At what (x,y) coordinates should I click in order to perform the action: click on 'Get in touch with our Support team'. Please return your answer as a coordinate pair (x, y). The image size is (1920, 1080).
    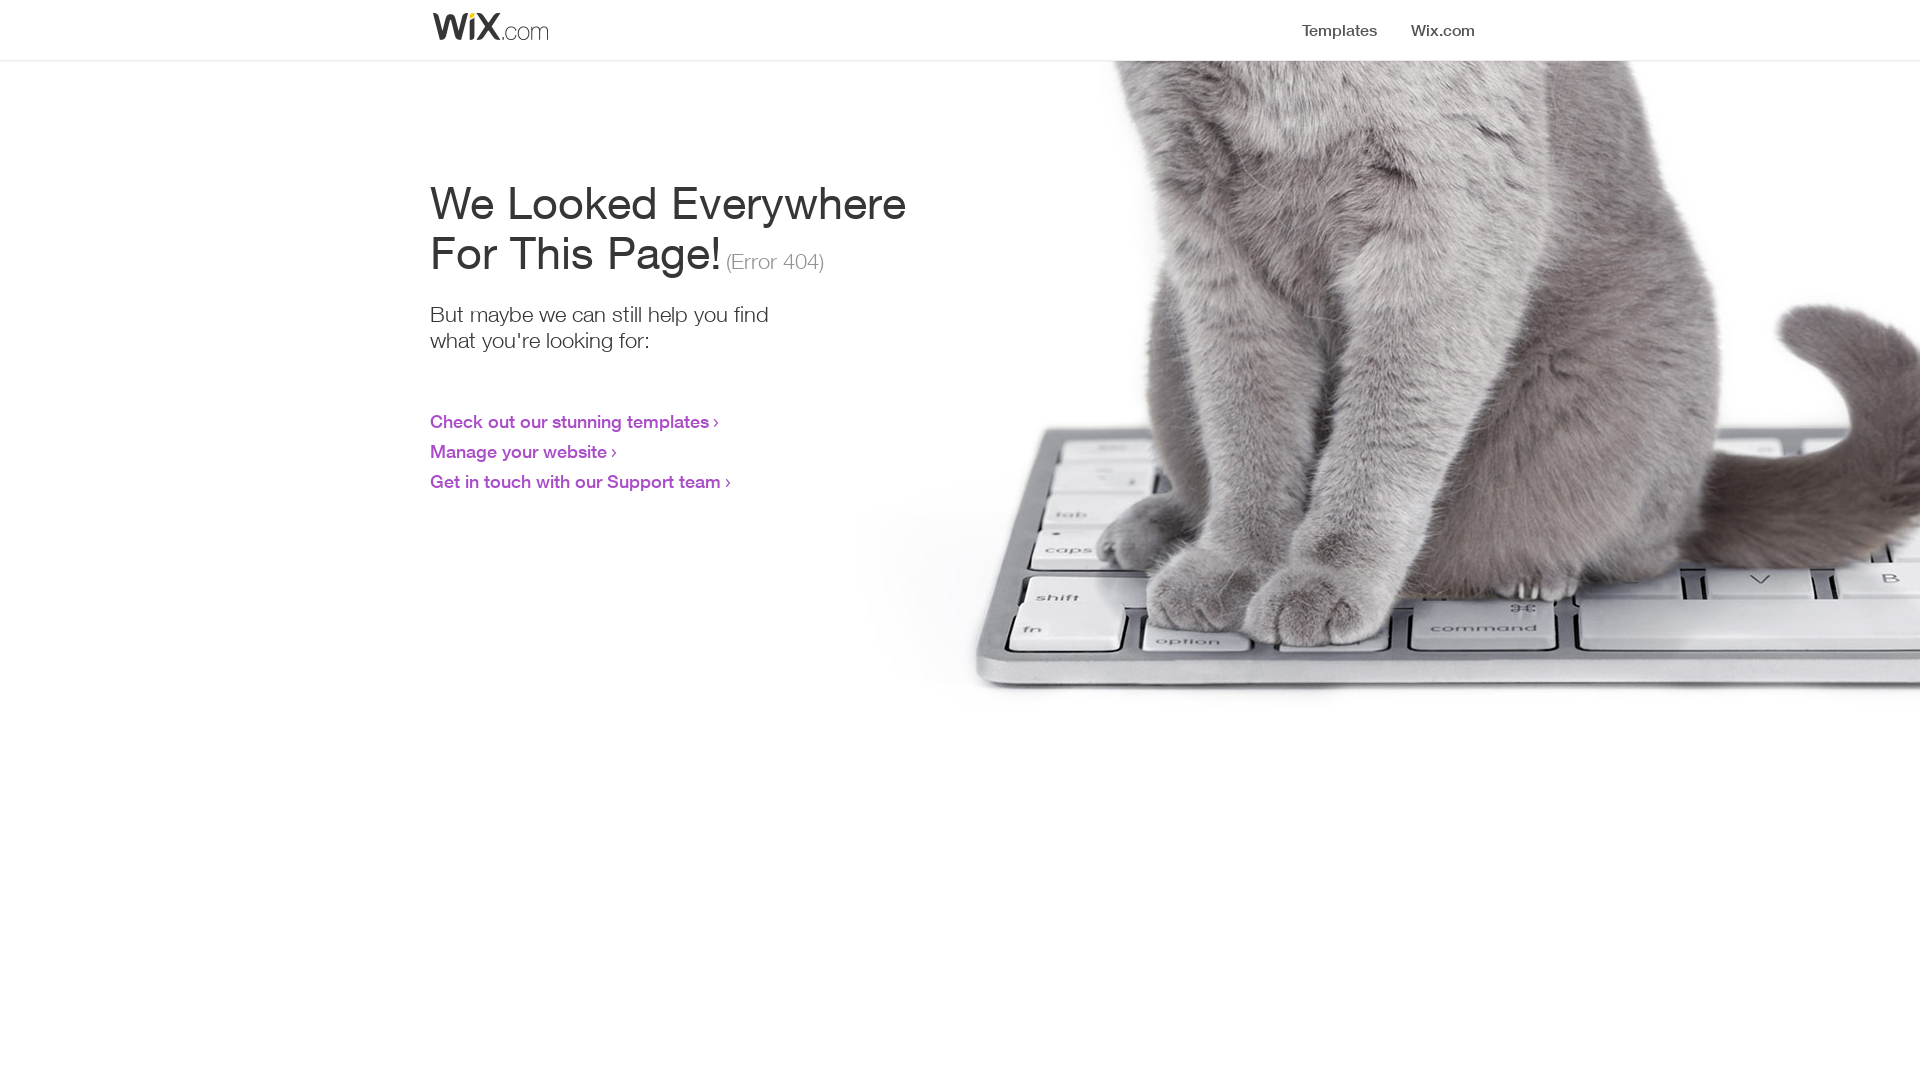
    Looking at the image, I should click on (574, 481).